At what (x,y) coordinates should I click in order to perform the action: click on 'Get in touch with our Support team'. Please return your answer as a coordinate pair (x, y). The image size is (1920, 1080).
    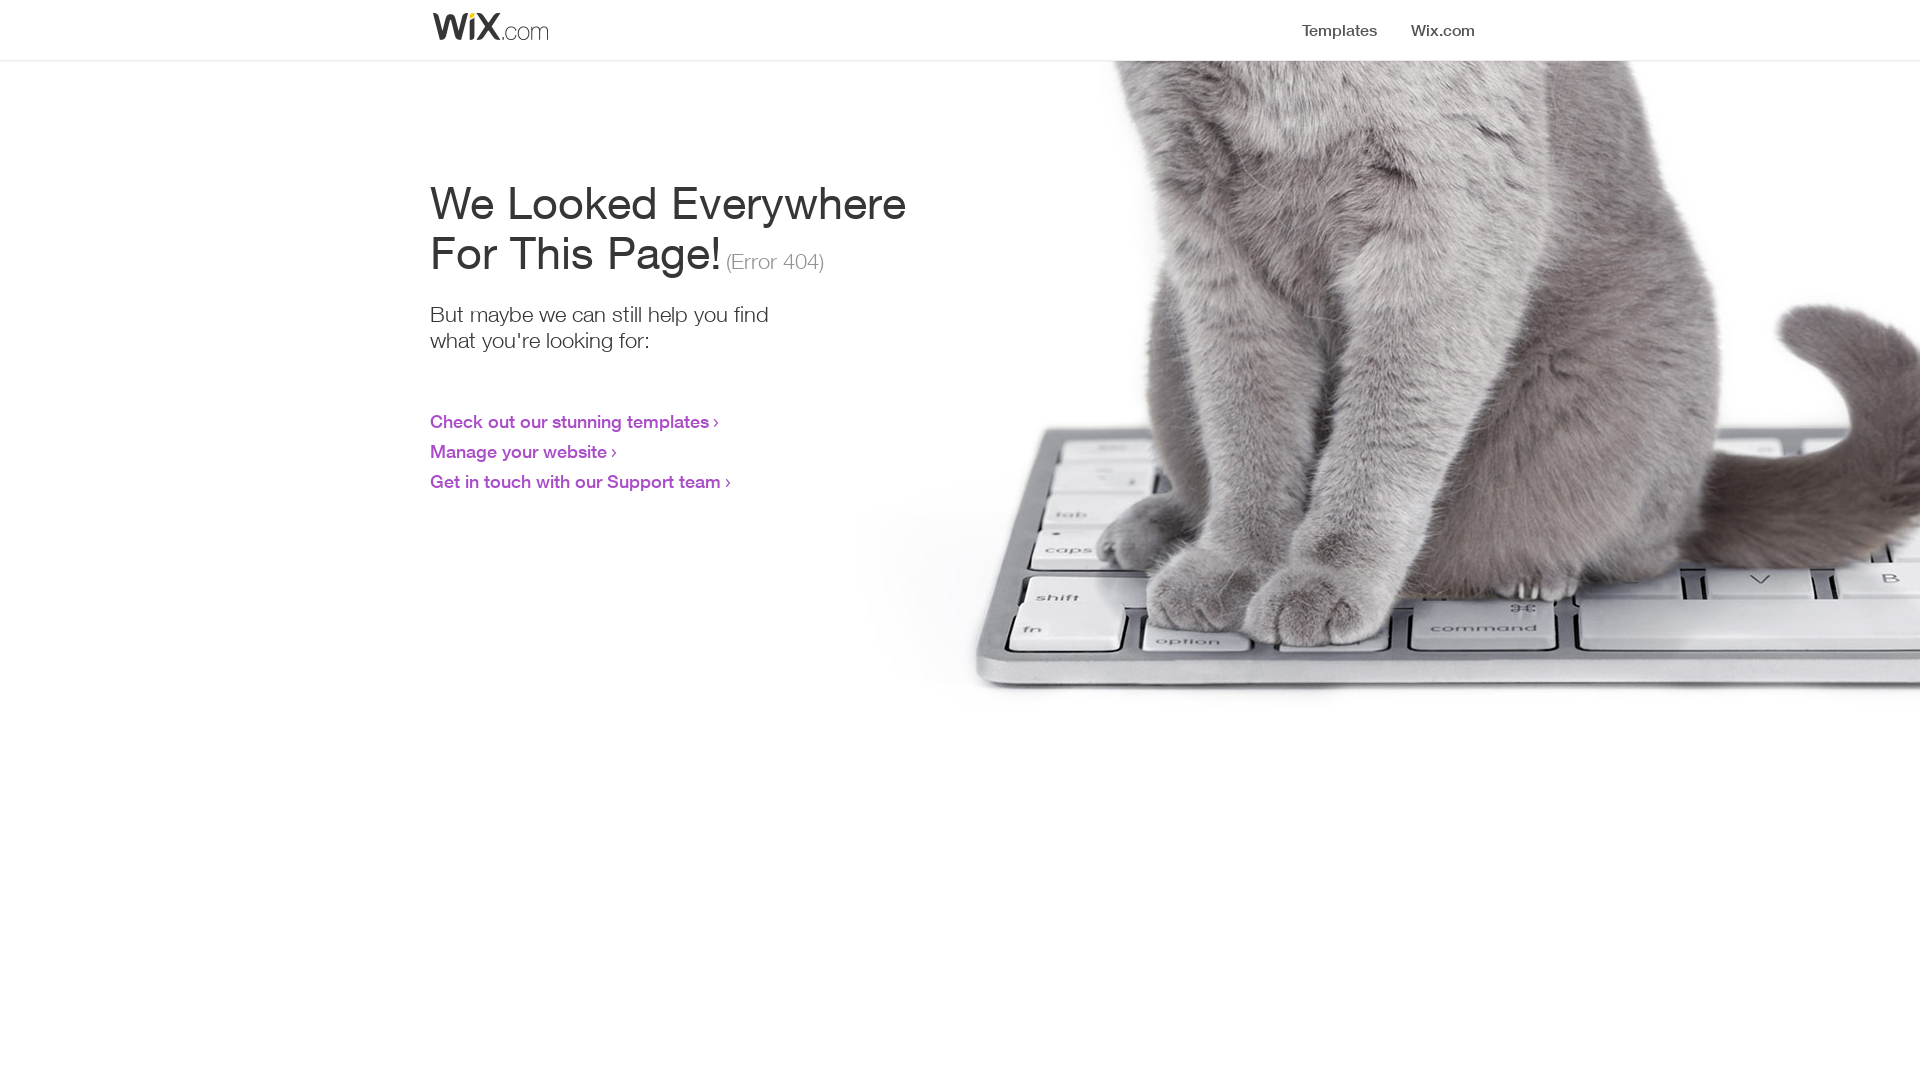
    Looking at the image, I should click on (574, 481).